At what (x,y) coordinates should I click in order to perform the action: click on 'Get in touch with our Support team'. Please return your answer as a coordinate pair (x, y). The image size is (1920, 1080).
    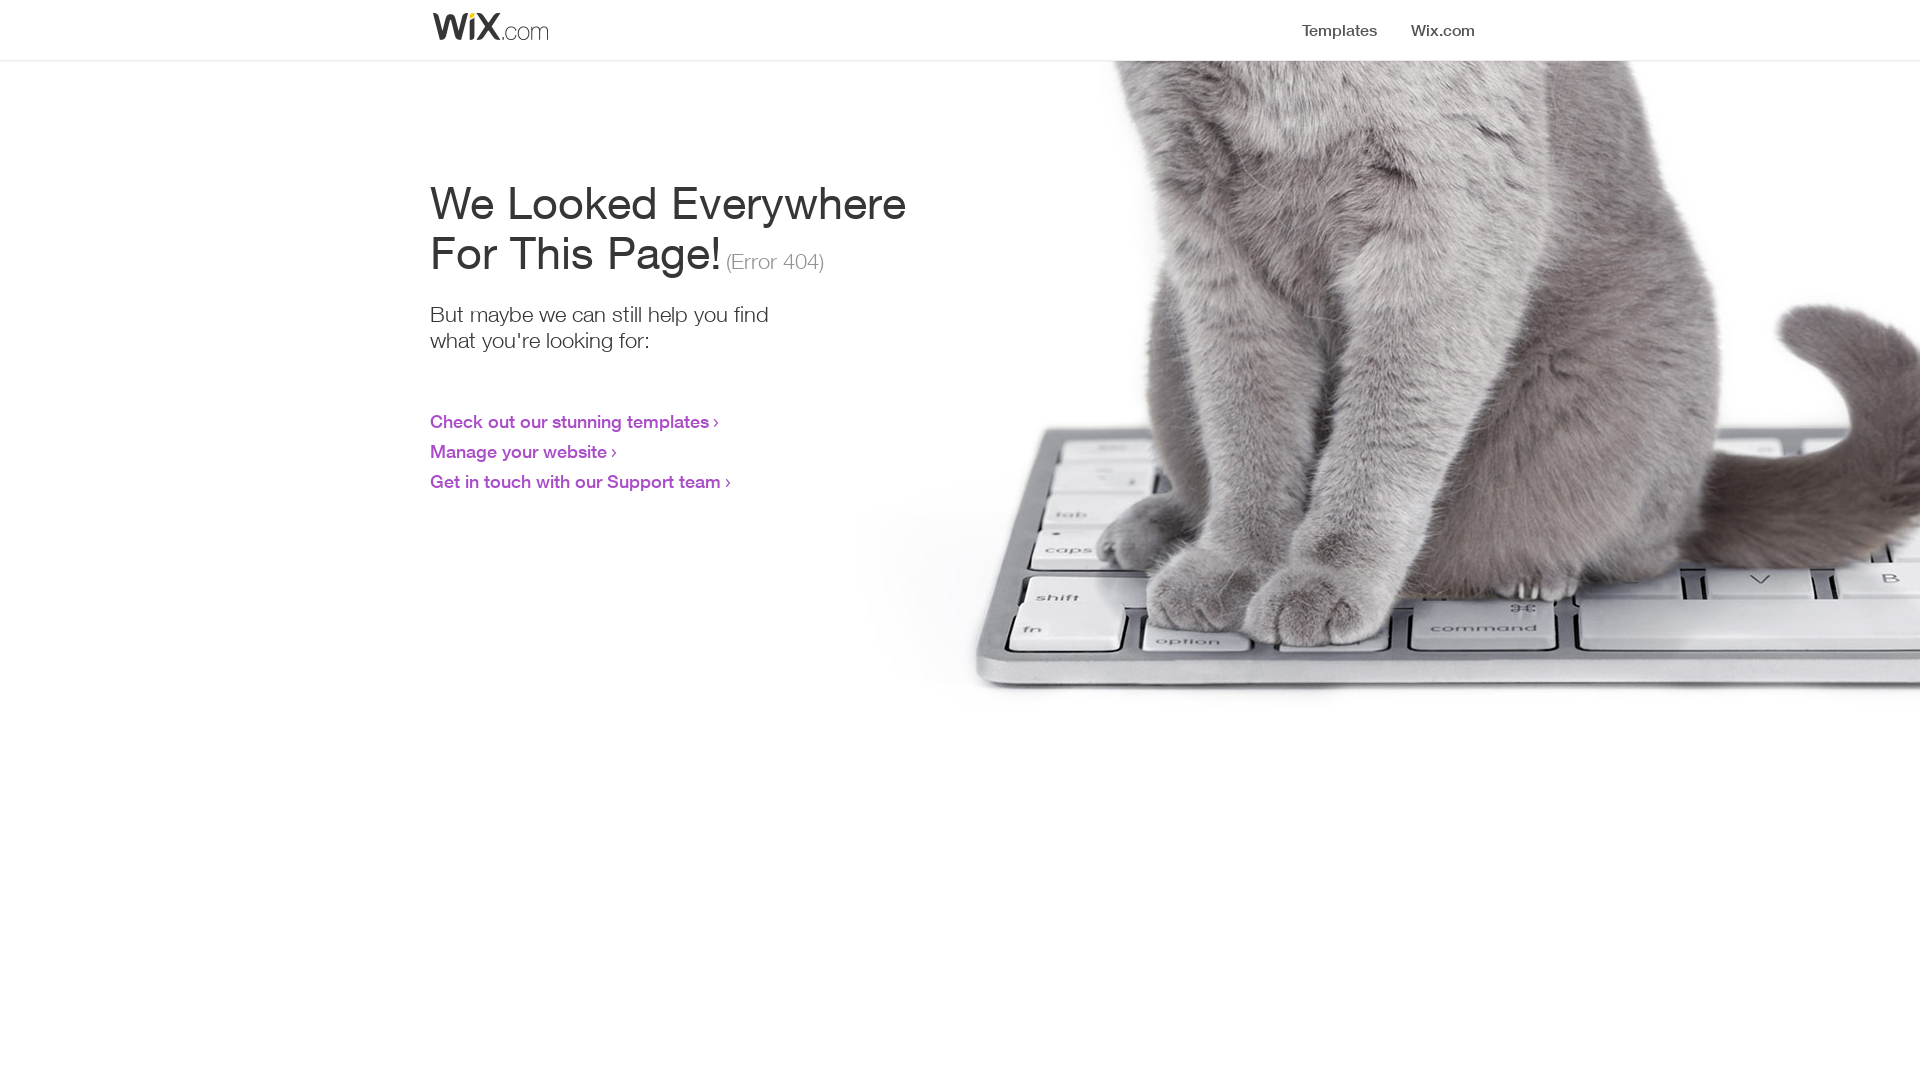
    Looking at the image, I should click on (574, 481).